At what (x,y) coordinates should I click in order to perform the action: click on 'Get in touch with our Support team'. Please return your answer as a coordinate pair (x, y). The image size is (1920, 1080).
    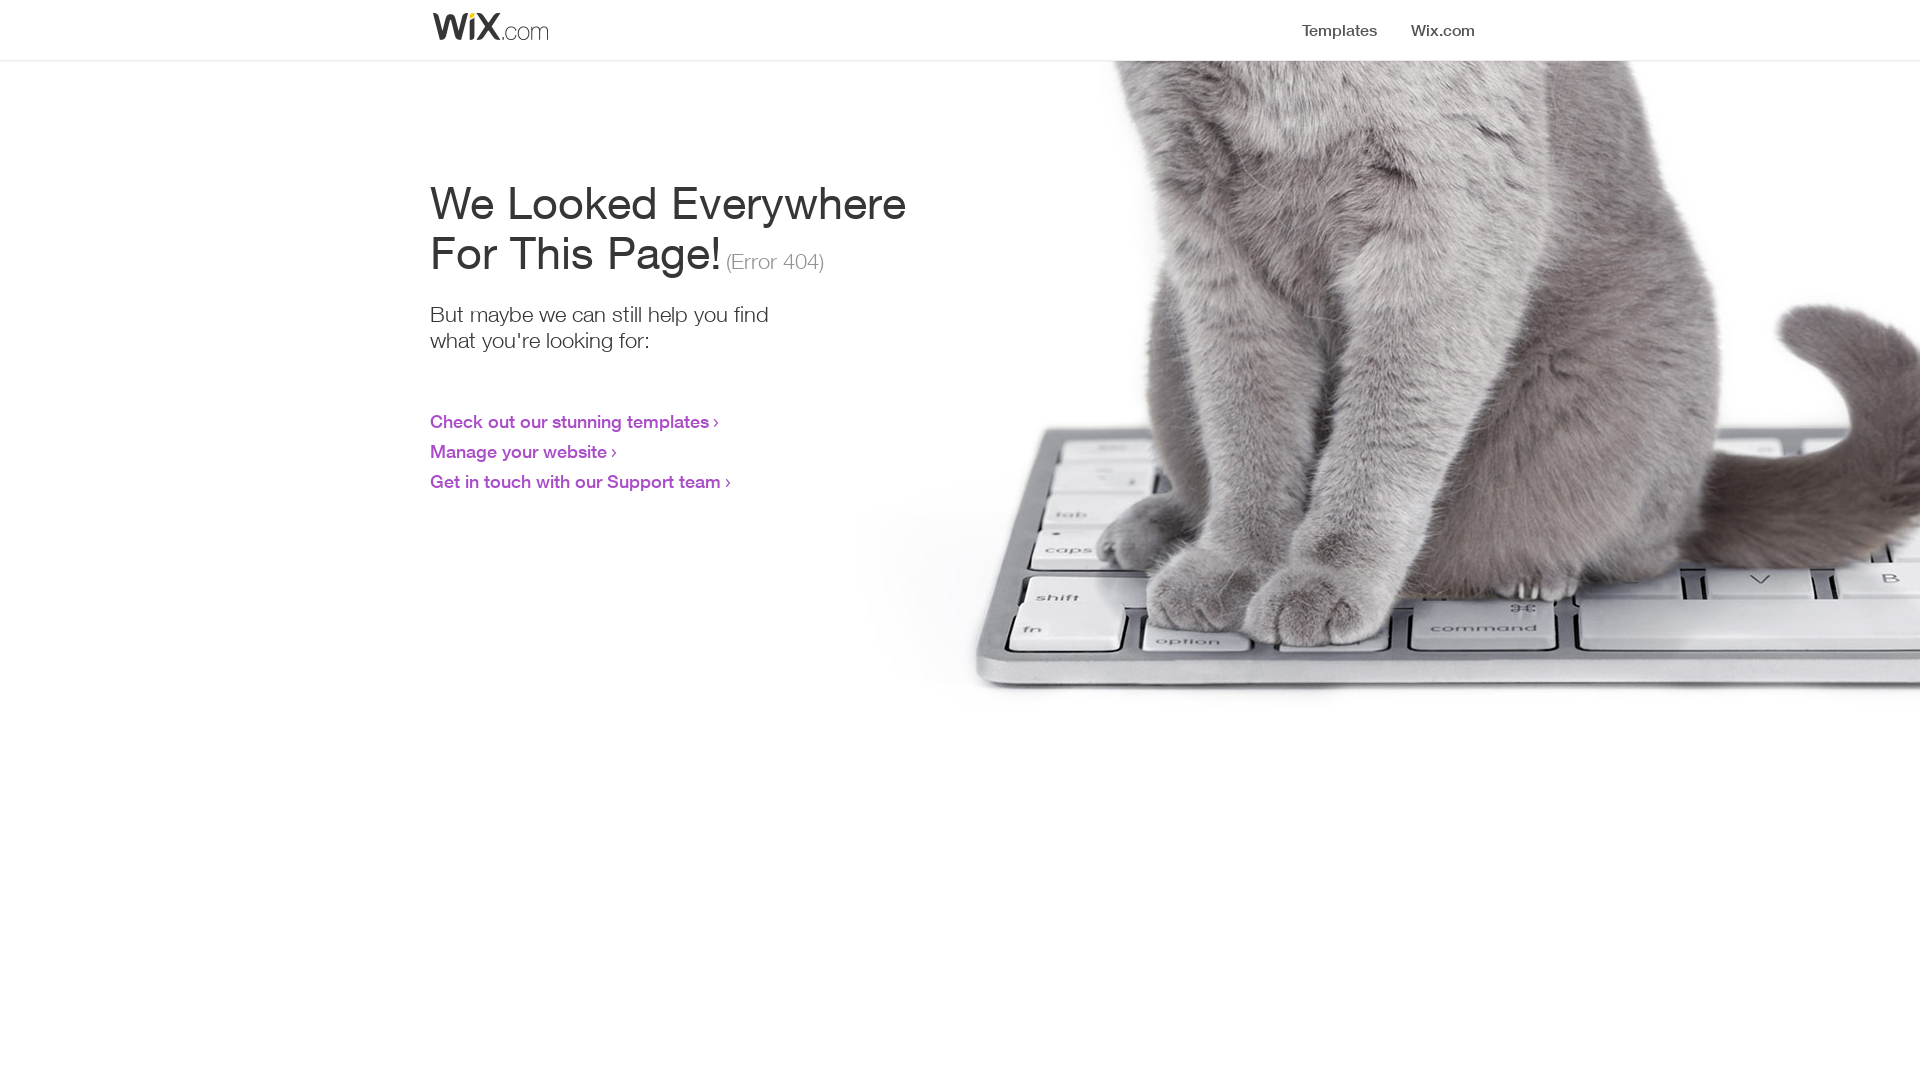
    Looking at the image, I should click on (574, 481).